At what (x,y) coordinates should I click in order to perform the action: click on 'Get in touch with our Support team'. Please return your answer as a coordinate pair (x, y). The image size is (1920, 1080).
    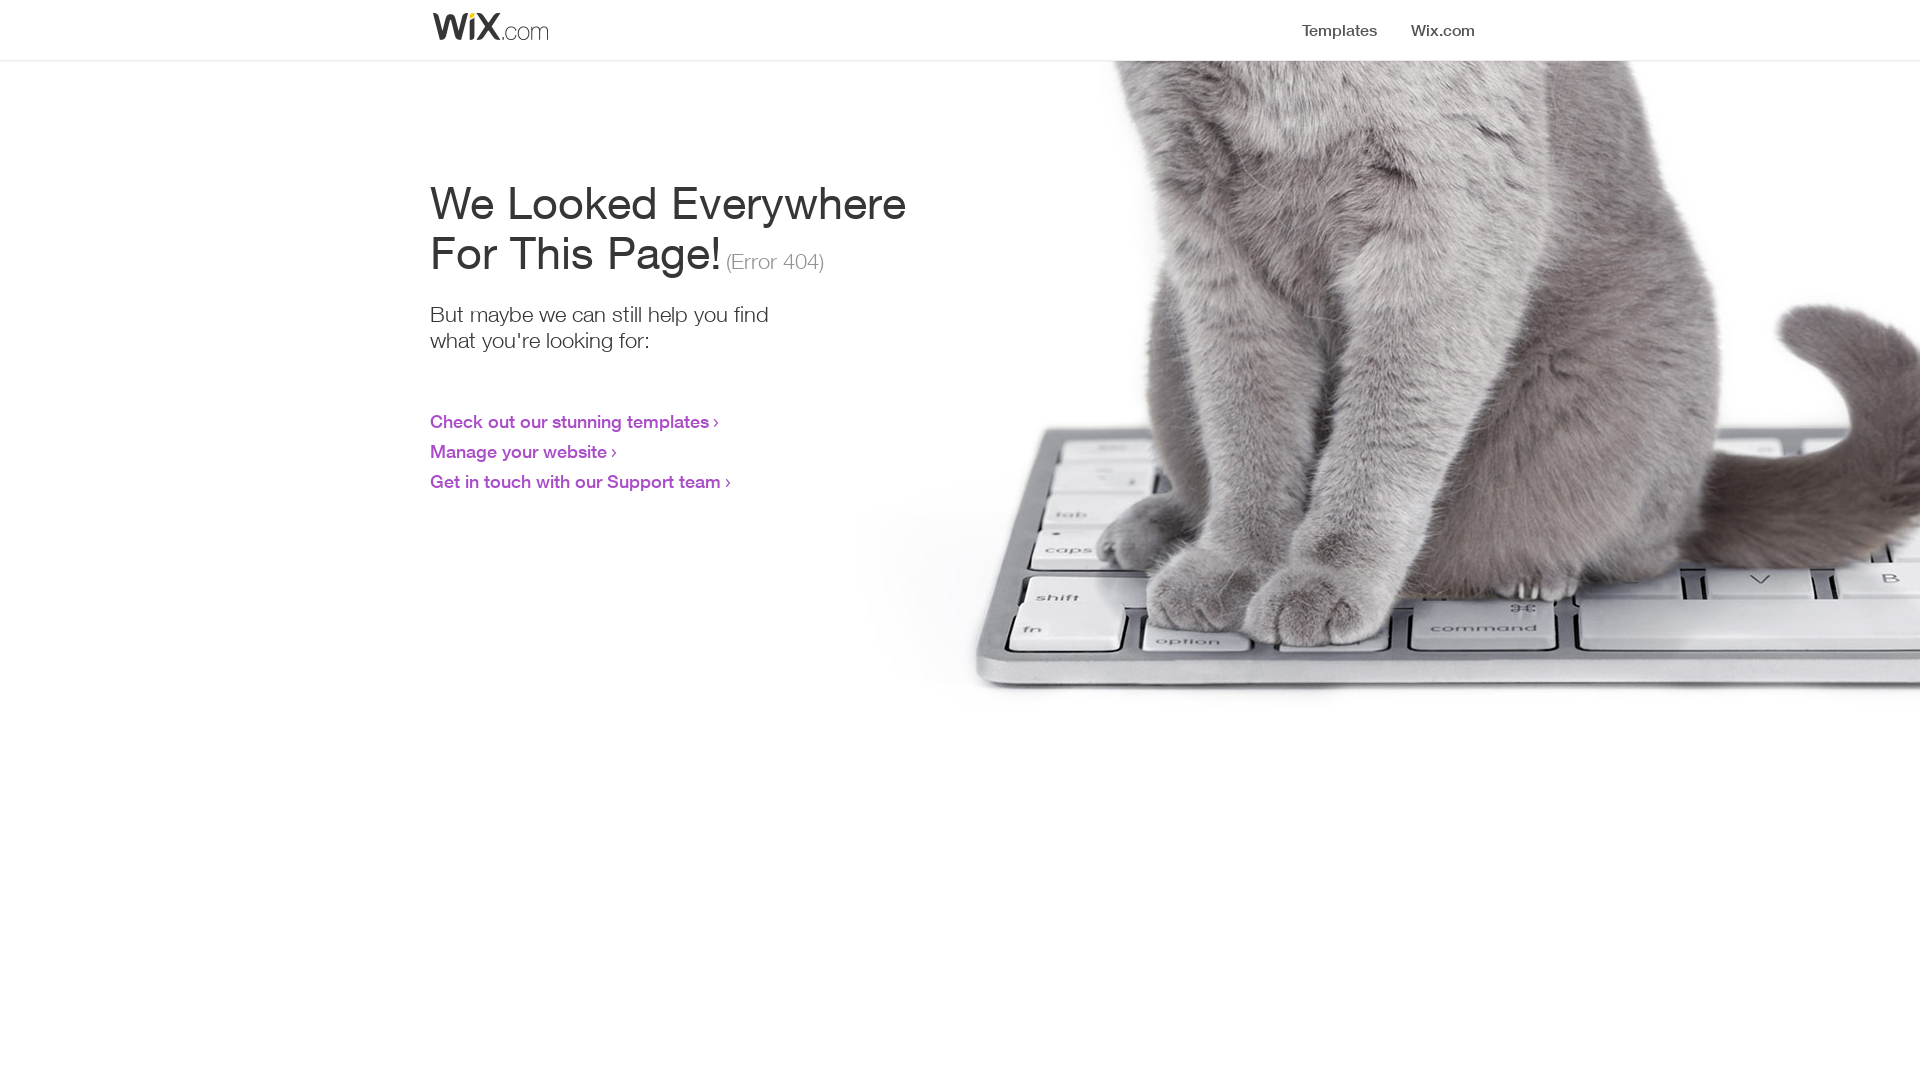
    Looking at the image, I should click on (574, 481).